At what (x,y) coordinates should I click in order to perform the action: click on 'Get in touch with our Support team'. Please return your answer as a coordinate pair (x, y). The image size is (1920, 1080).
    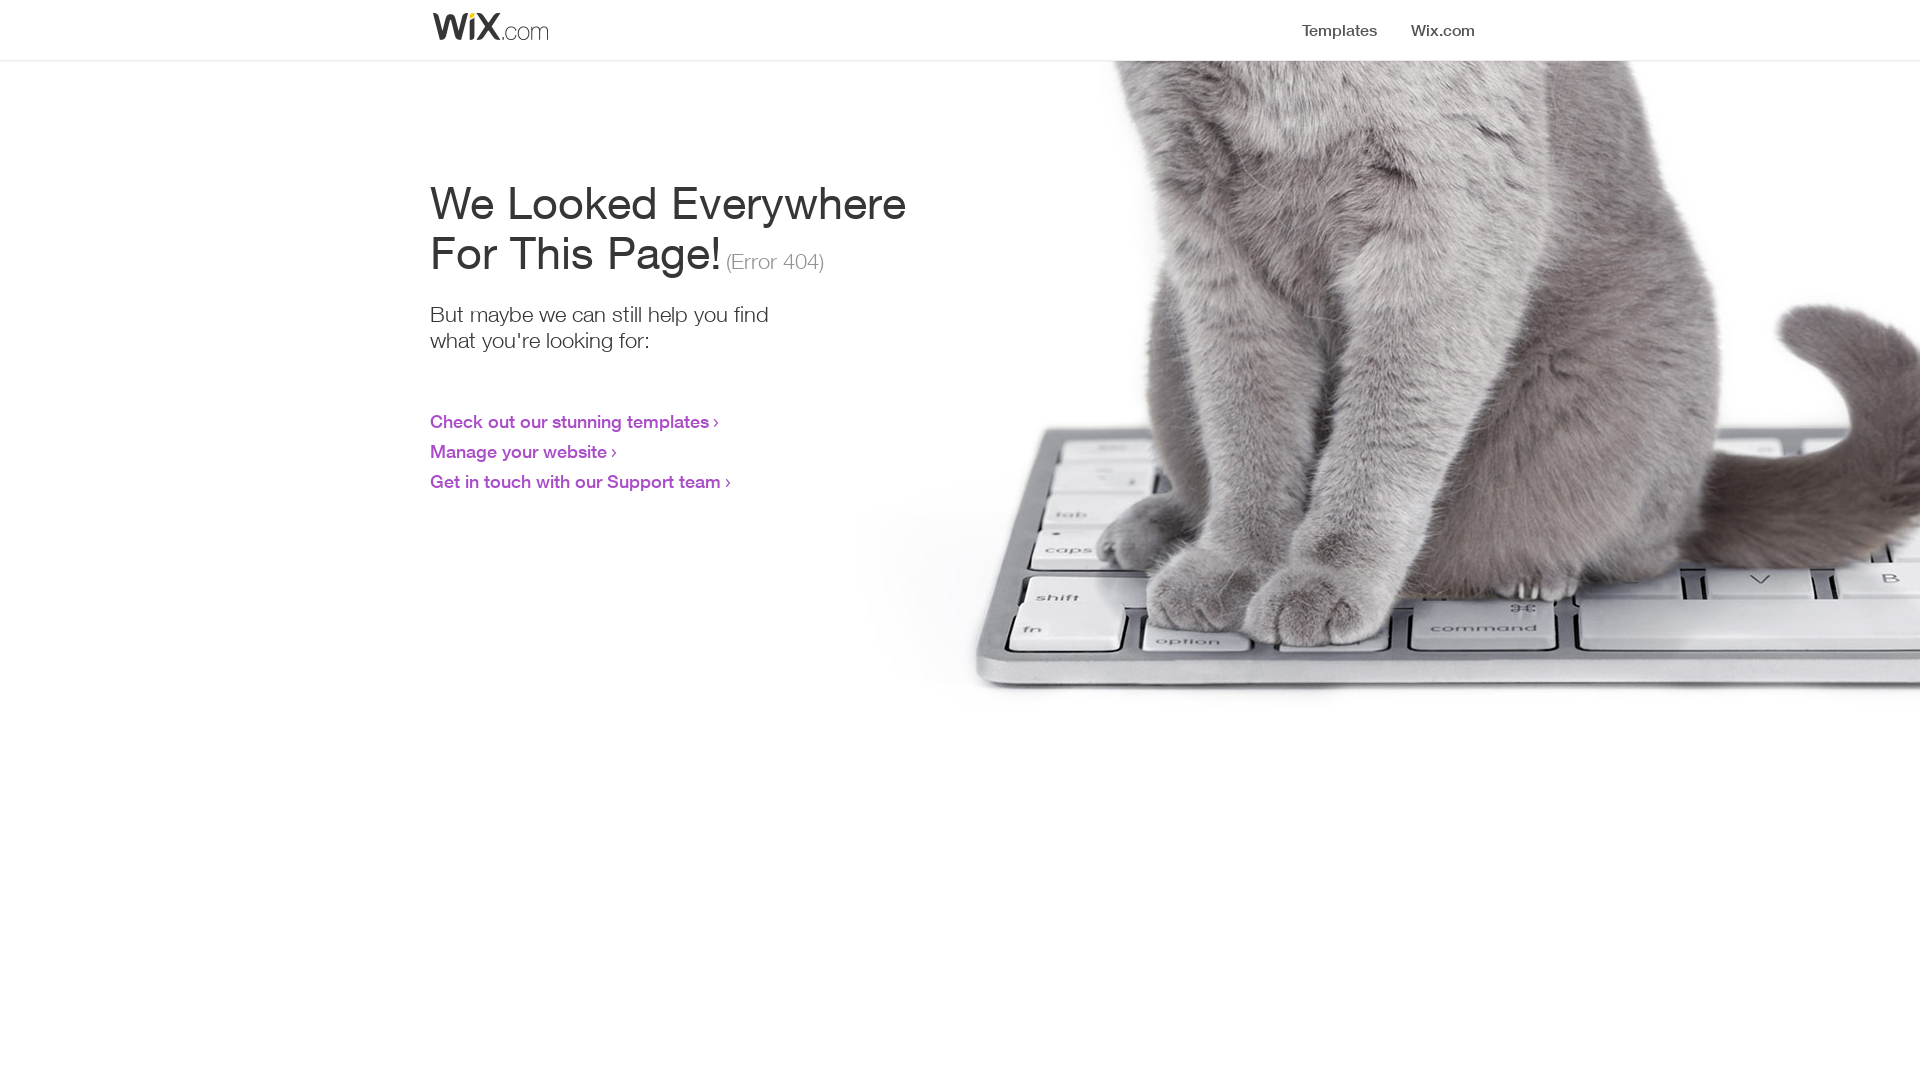
    Looking at the image, I should click on (574, 481).